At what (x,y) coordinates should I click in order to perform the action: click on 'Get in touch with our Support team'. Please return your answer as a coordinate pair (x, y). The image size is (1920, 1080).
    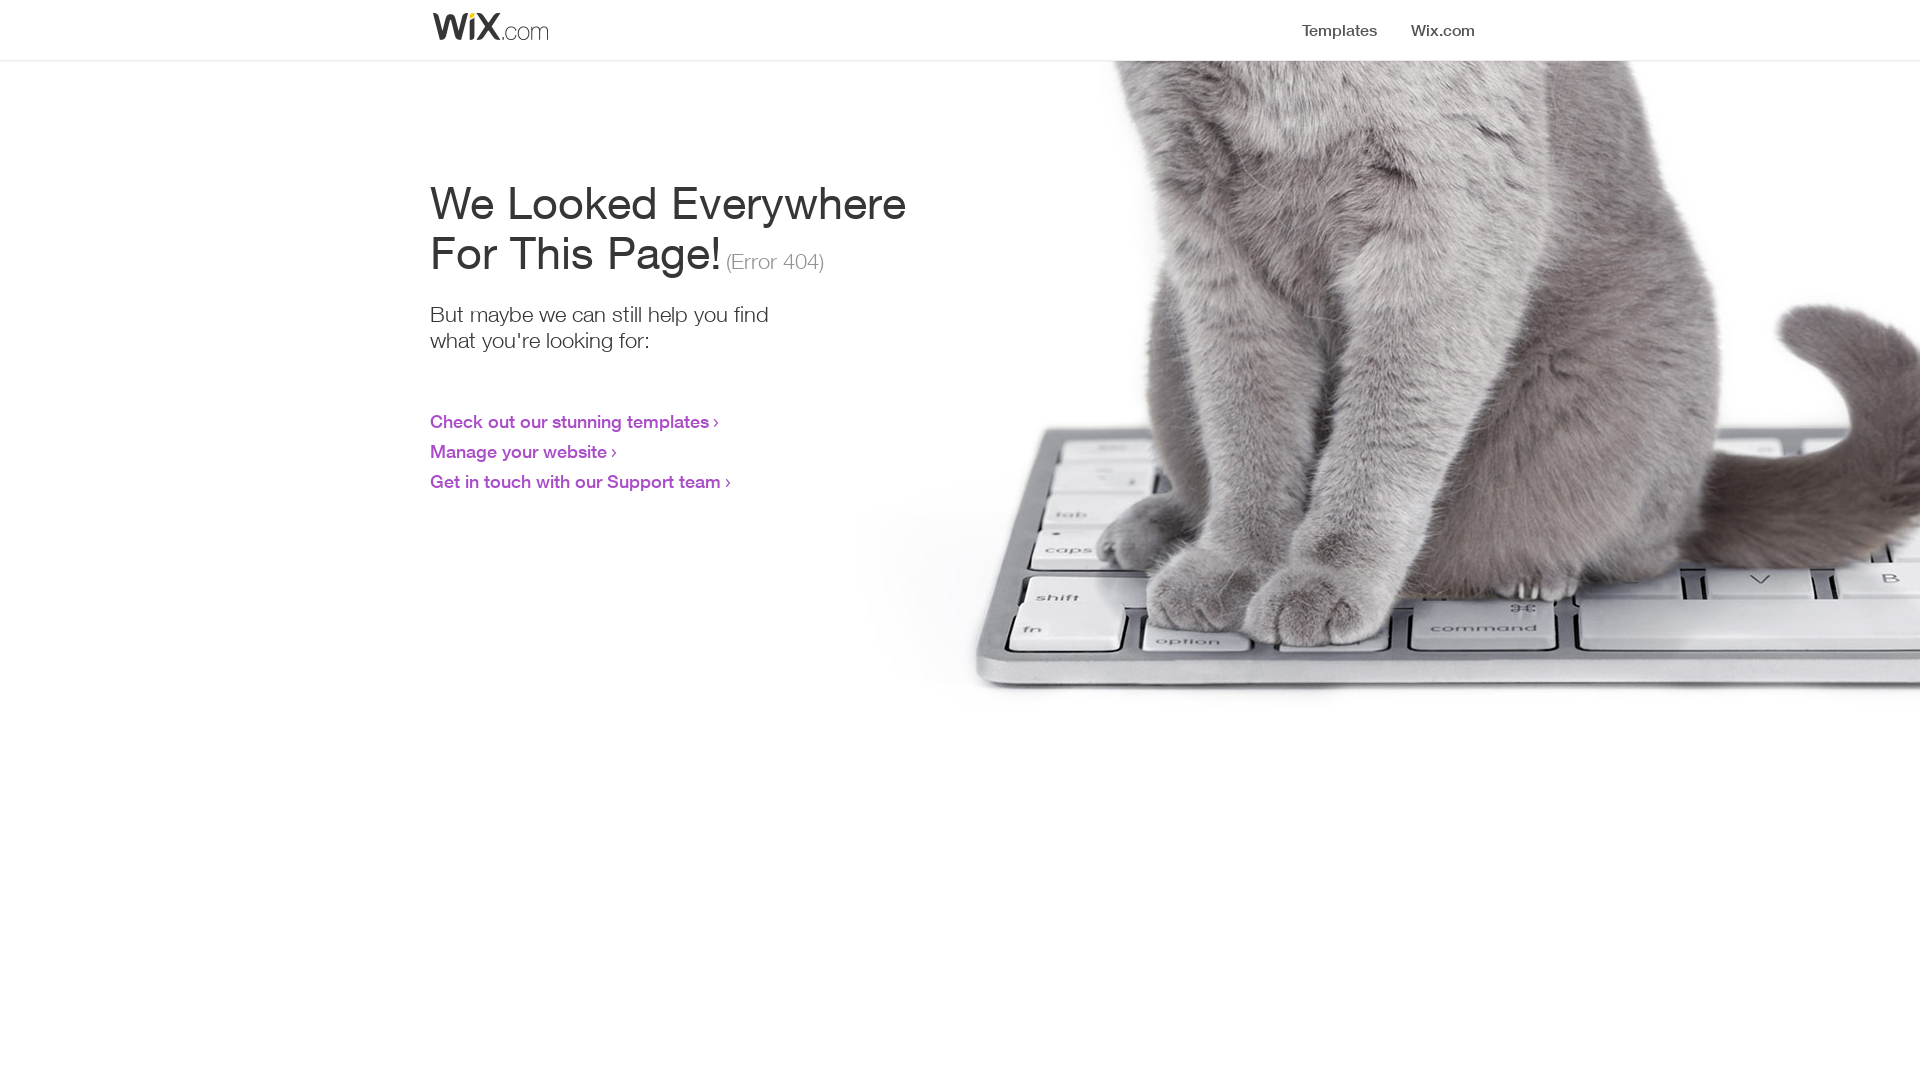
    Looking at the image, I should click on (574, 481).